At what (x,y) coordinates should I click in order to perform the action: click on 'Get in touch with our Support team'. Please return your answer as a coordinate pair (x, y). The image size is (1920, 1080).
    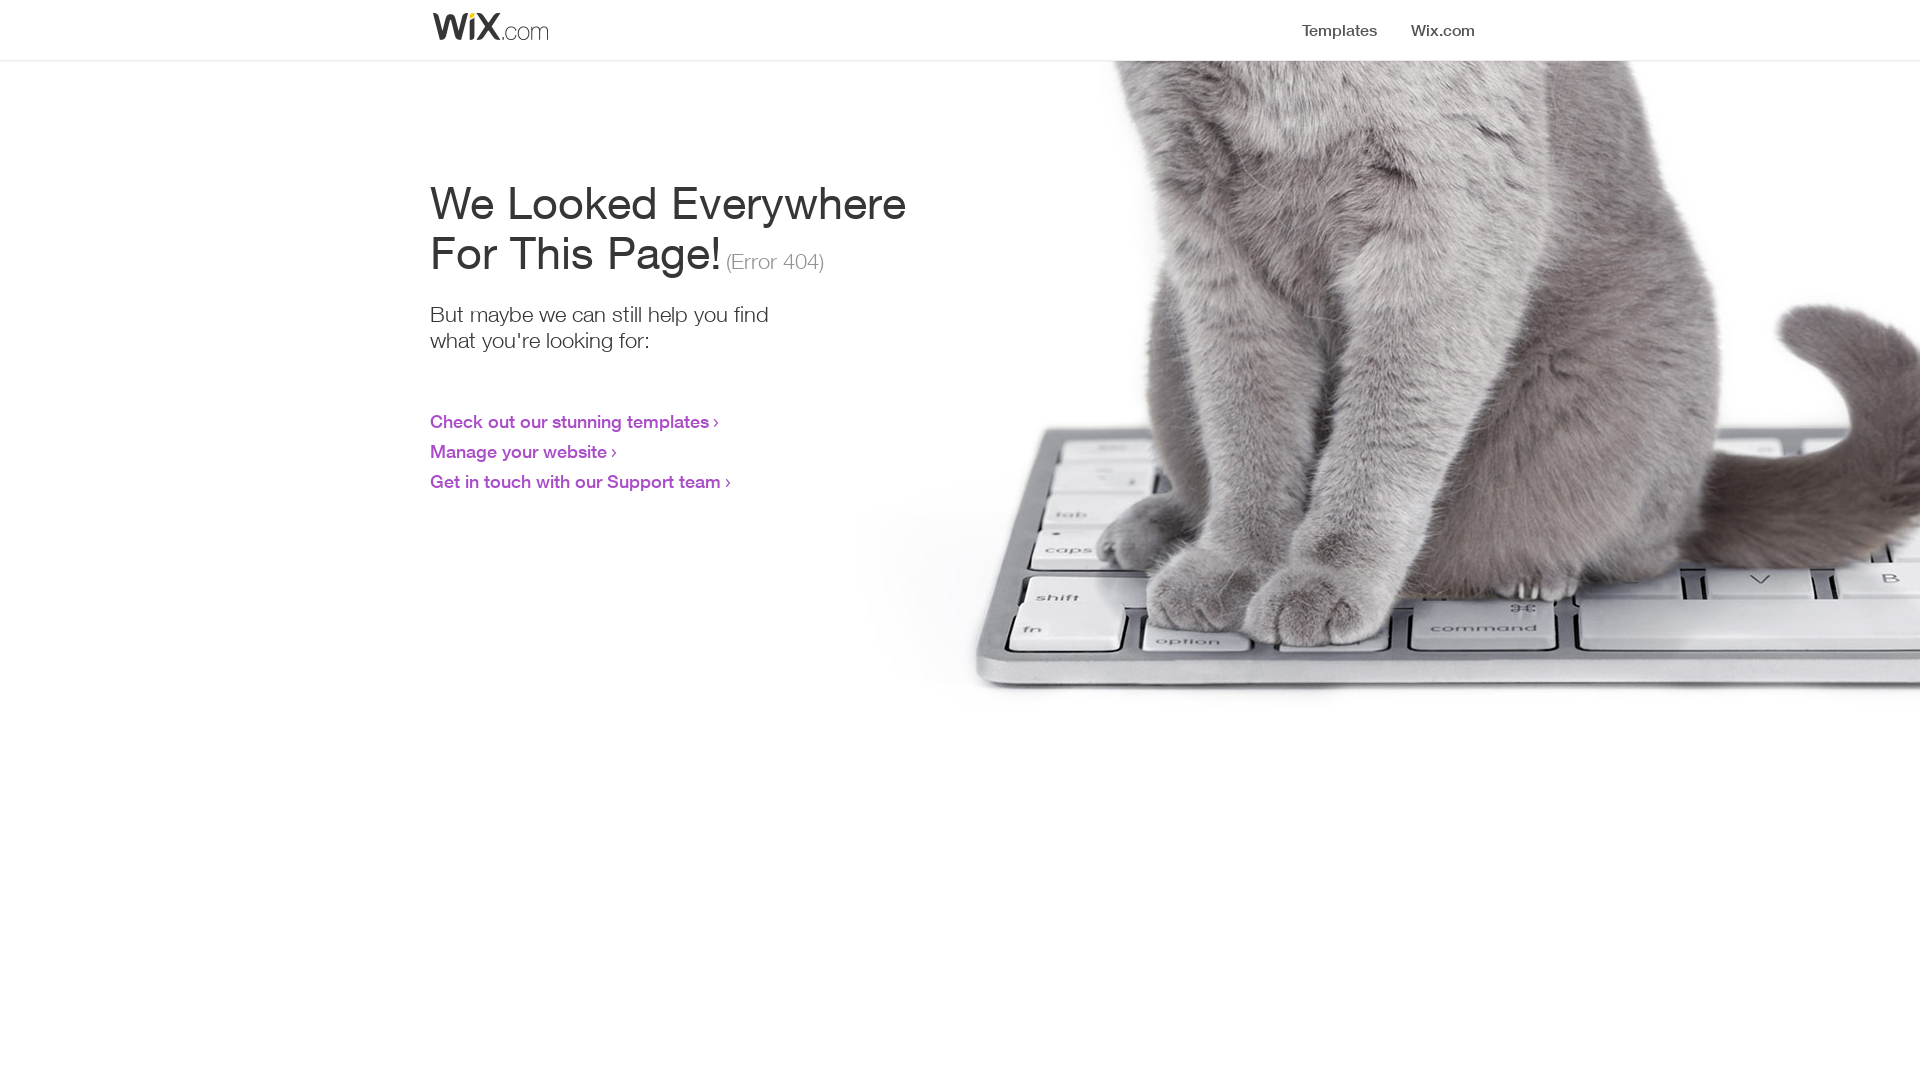
    Looking at the image, I should click on (574, 481).